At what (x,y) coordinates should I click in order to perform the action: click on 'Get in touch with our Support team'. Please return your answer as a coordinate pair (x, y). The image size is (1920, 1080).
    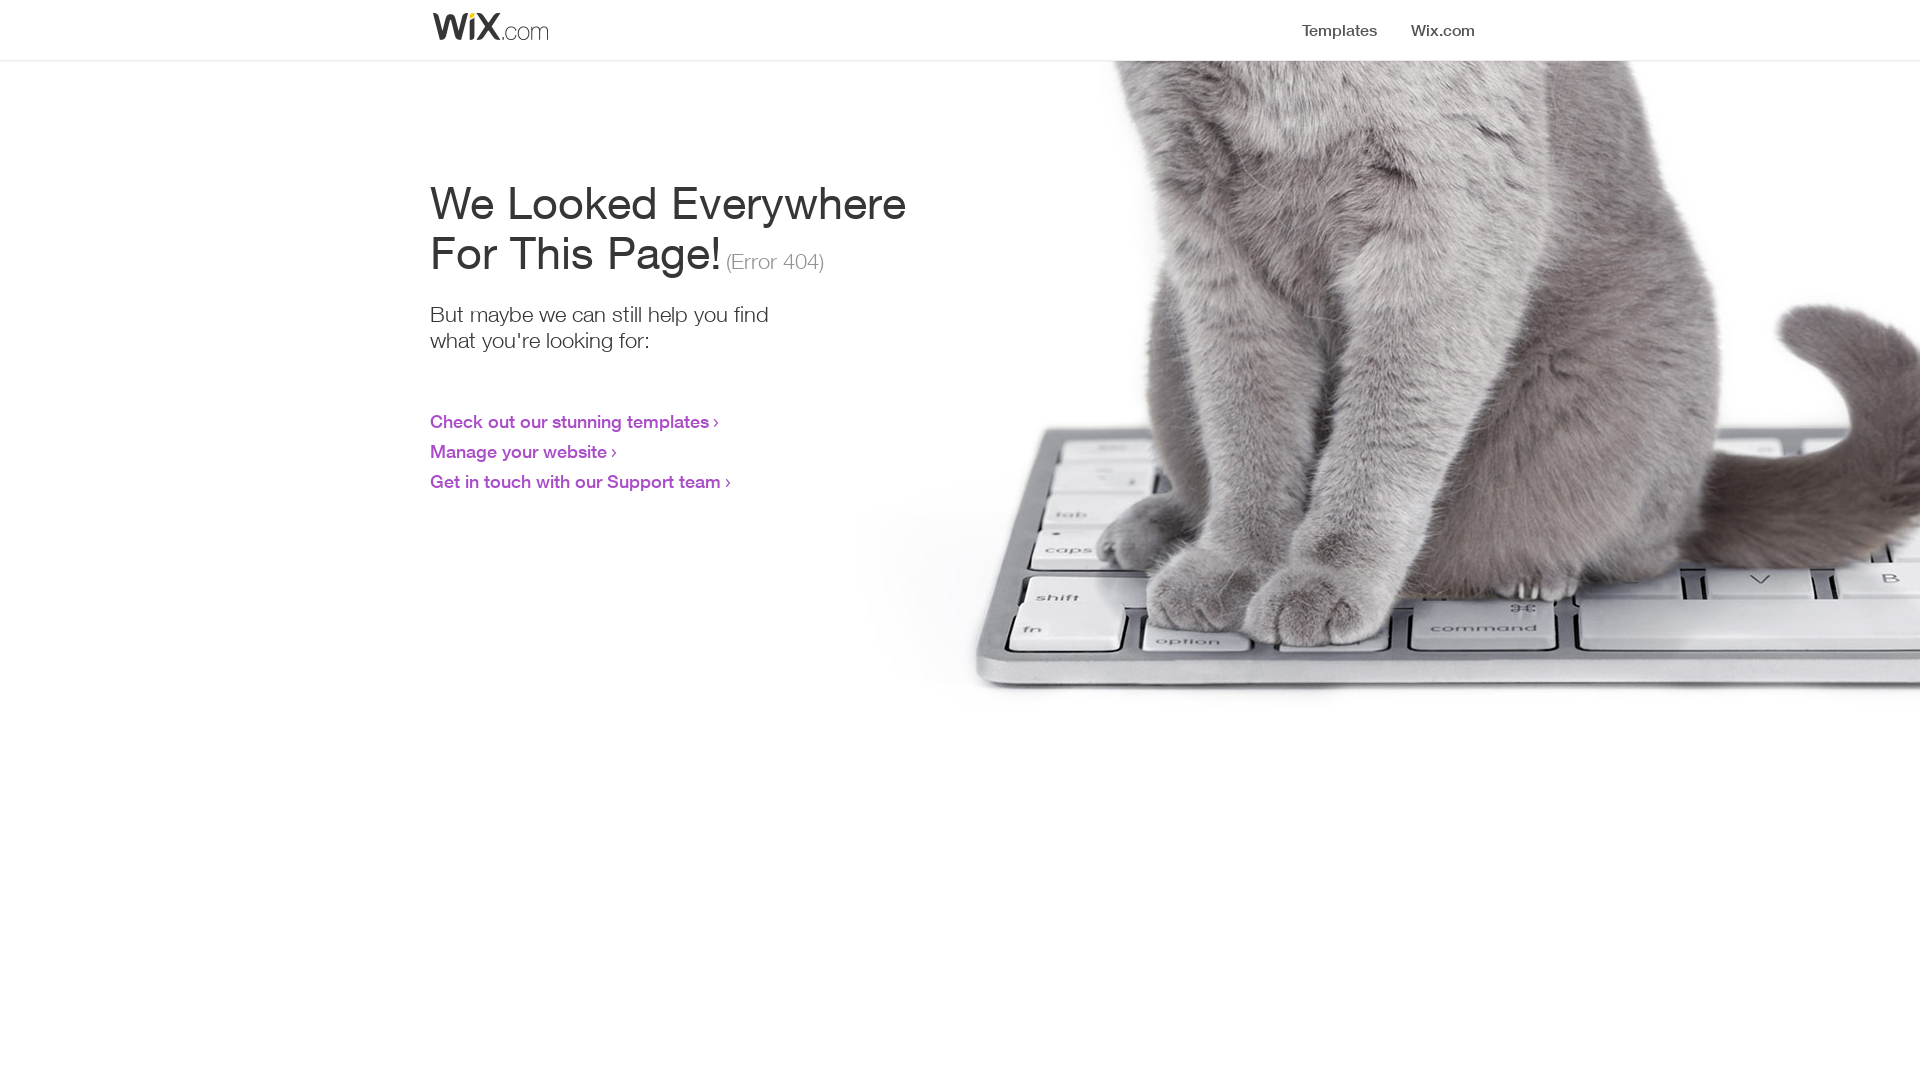
    Looking at the image, I should click on (574, 481).